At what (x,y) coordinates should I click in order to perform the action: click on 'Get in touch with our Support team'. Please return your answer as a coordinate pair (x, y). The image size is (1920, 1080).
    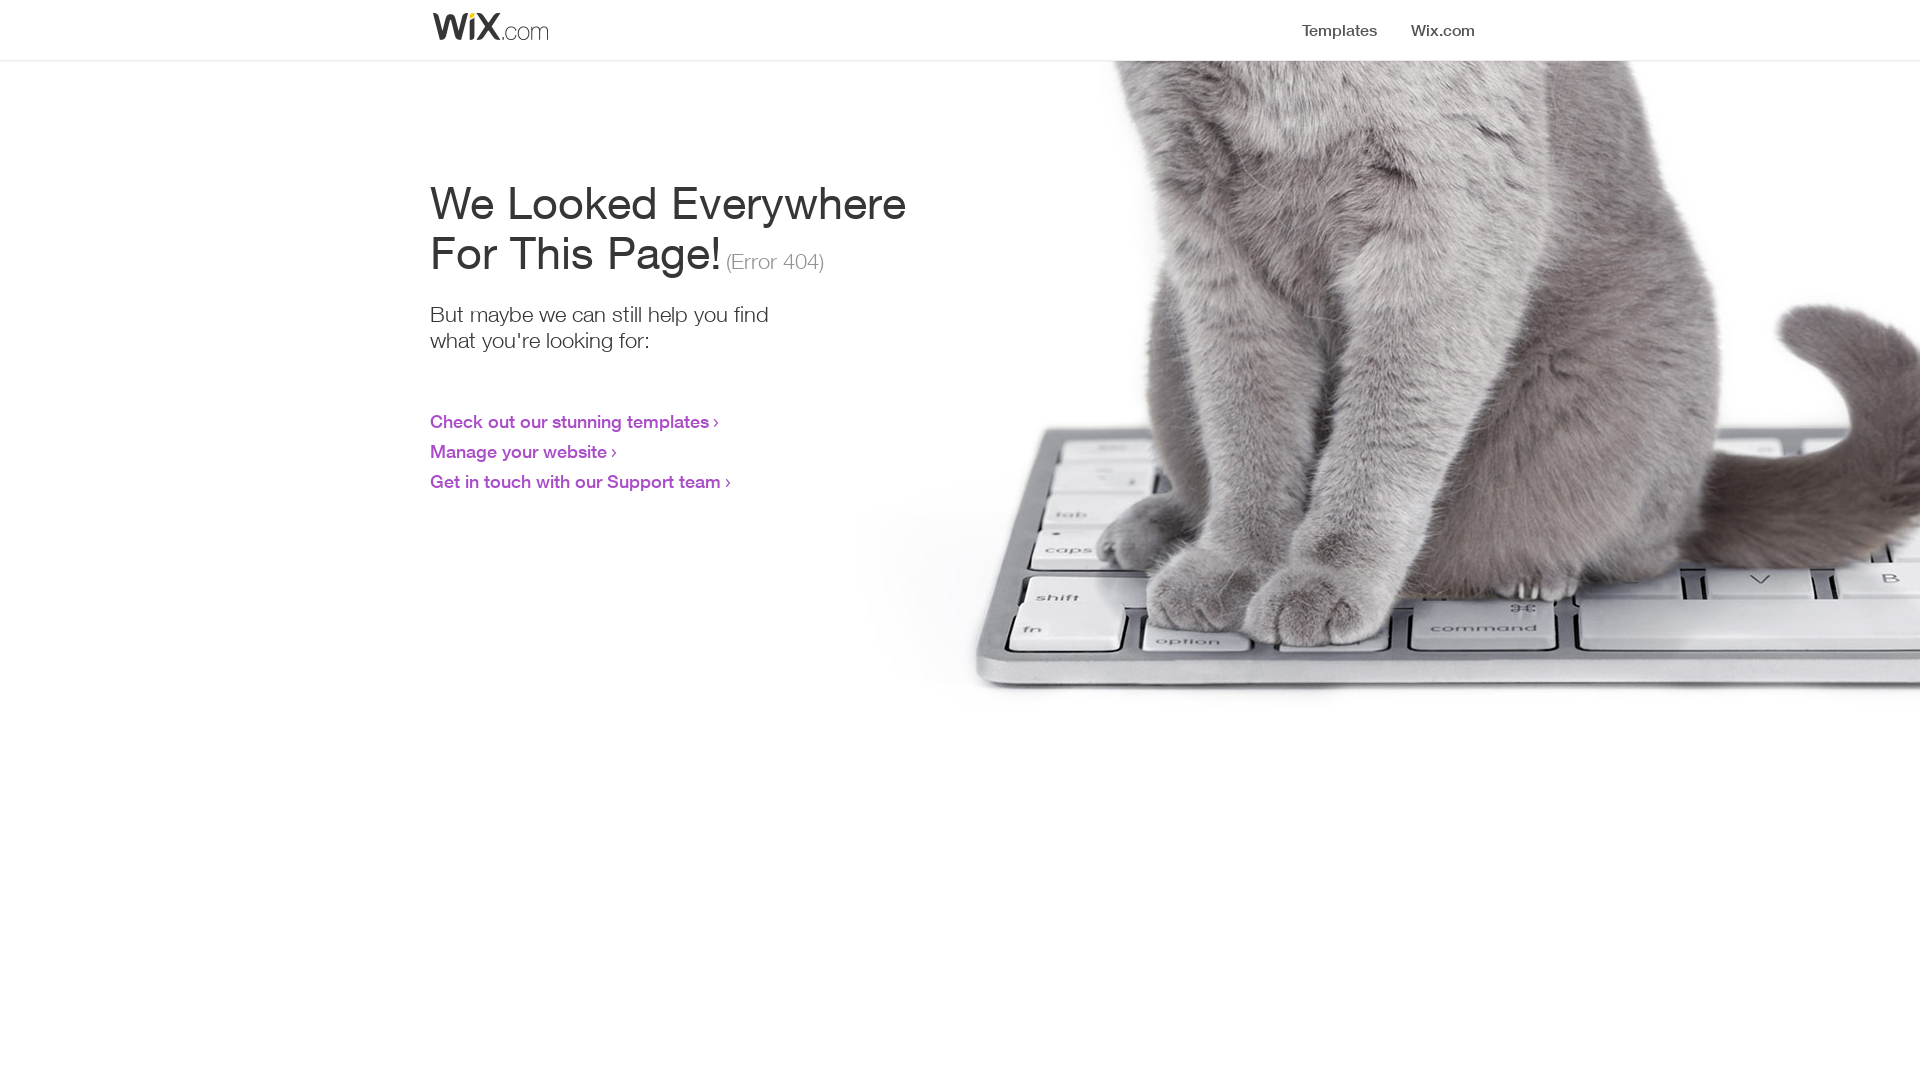
    Looking at the image, I should click on (574, 481).